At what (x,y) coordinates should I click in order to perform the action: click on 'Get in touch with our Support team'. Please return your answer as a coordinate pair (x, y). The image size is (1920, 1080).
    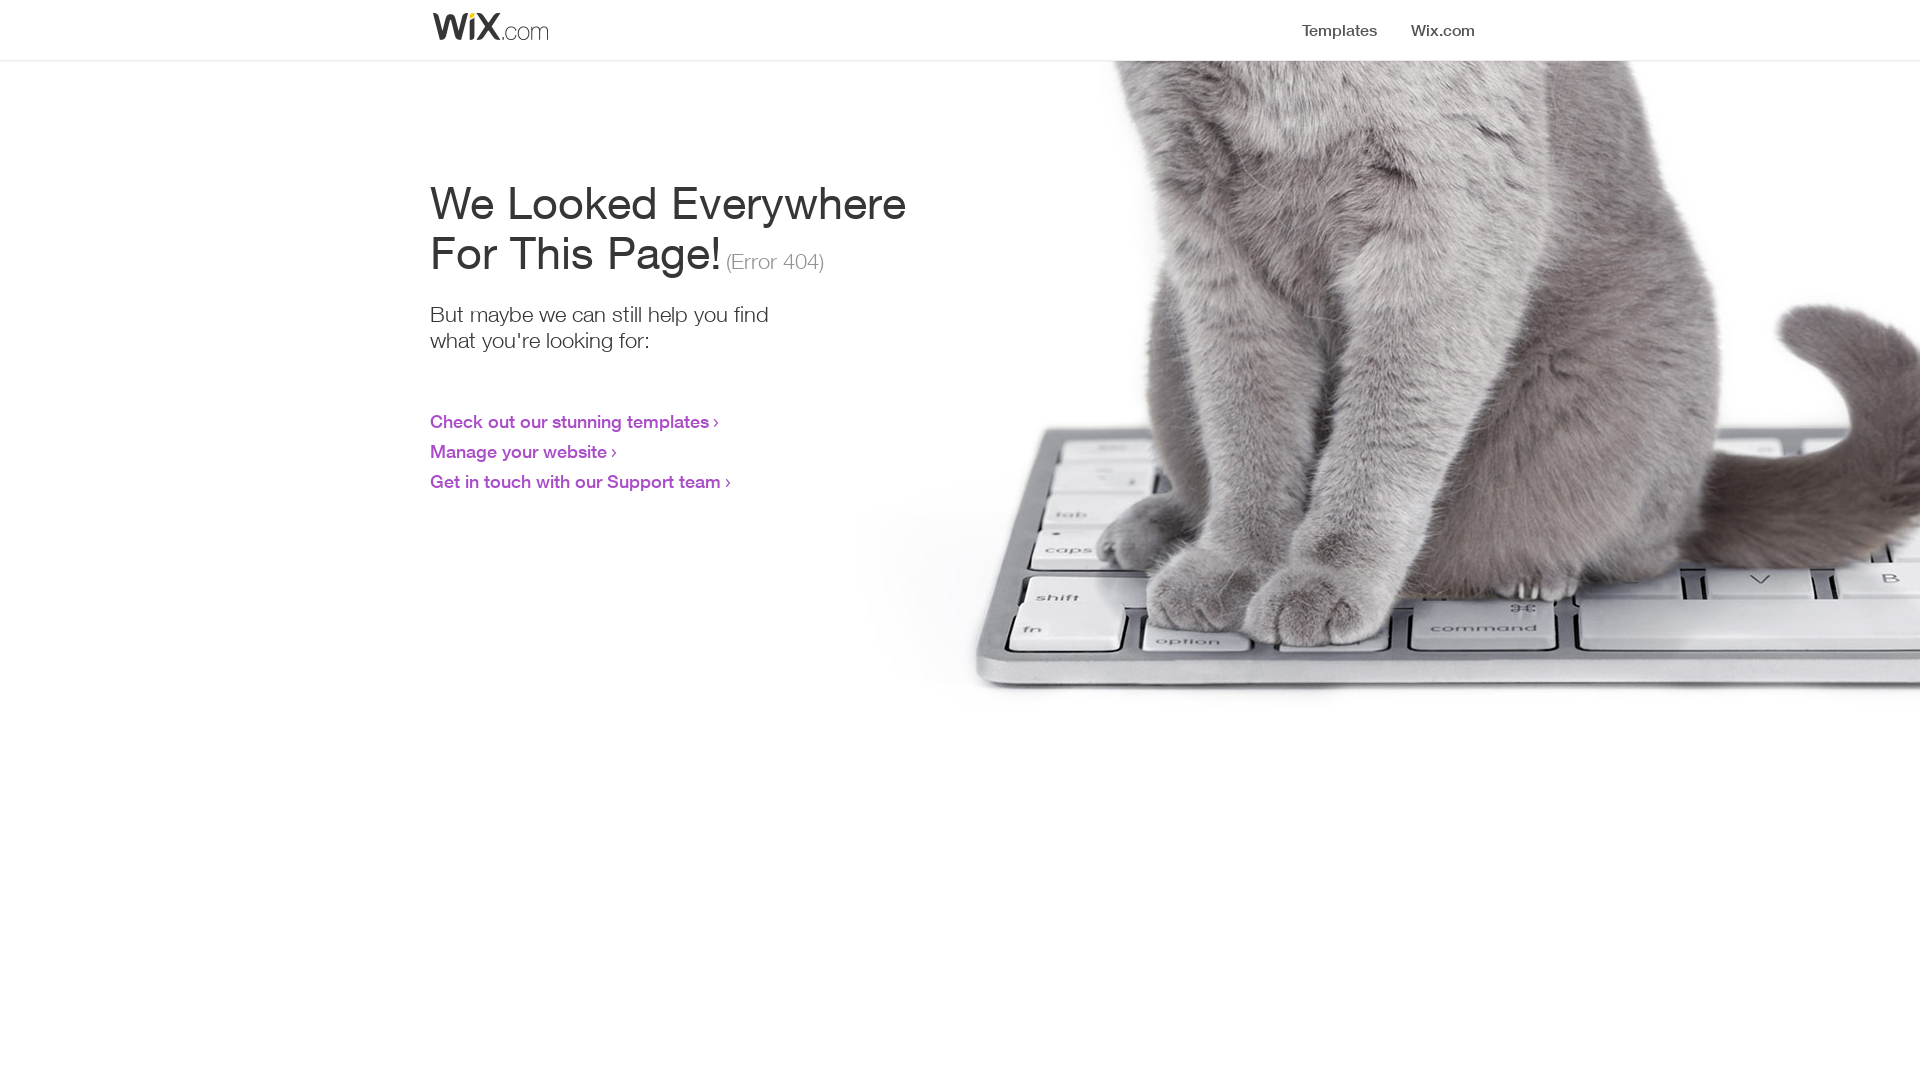
    Looking at the image, I should click on (574, 481).